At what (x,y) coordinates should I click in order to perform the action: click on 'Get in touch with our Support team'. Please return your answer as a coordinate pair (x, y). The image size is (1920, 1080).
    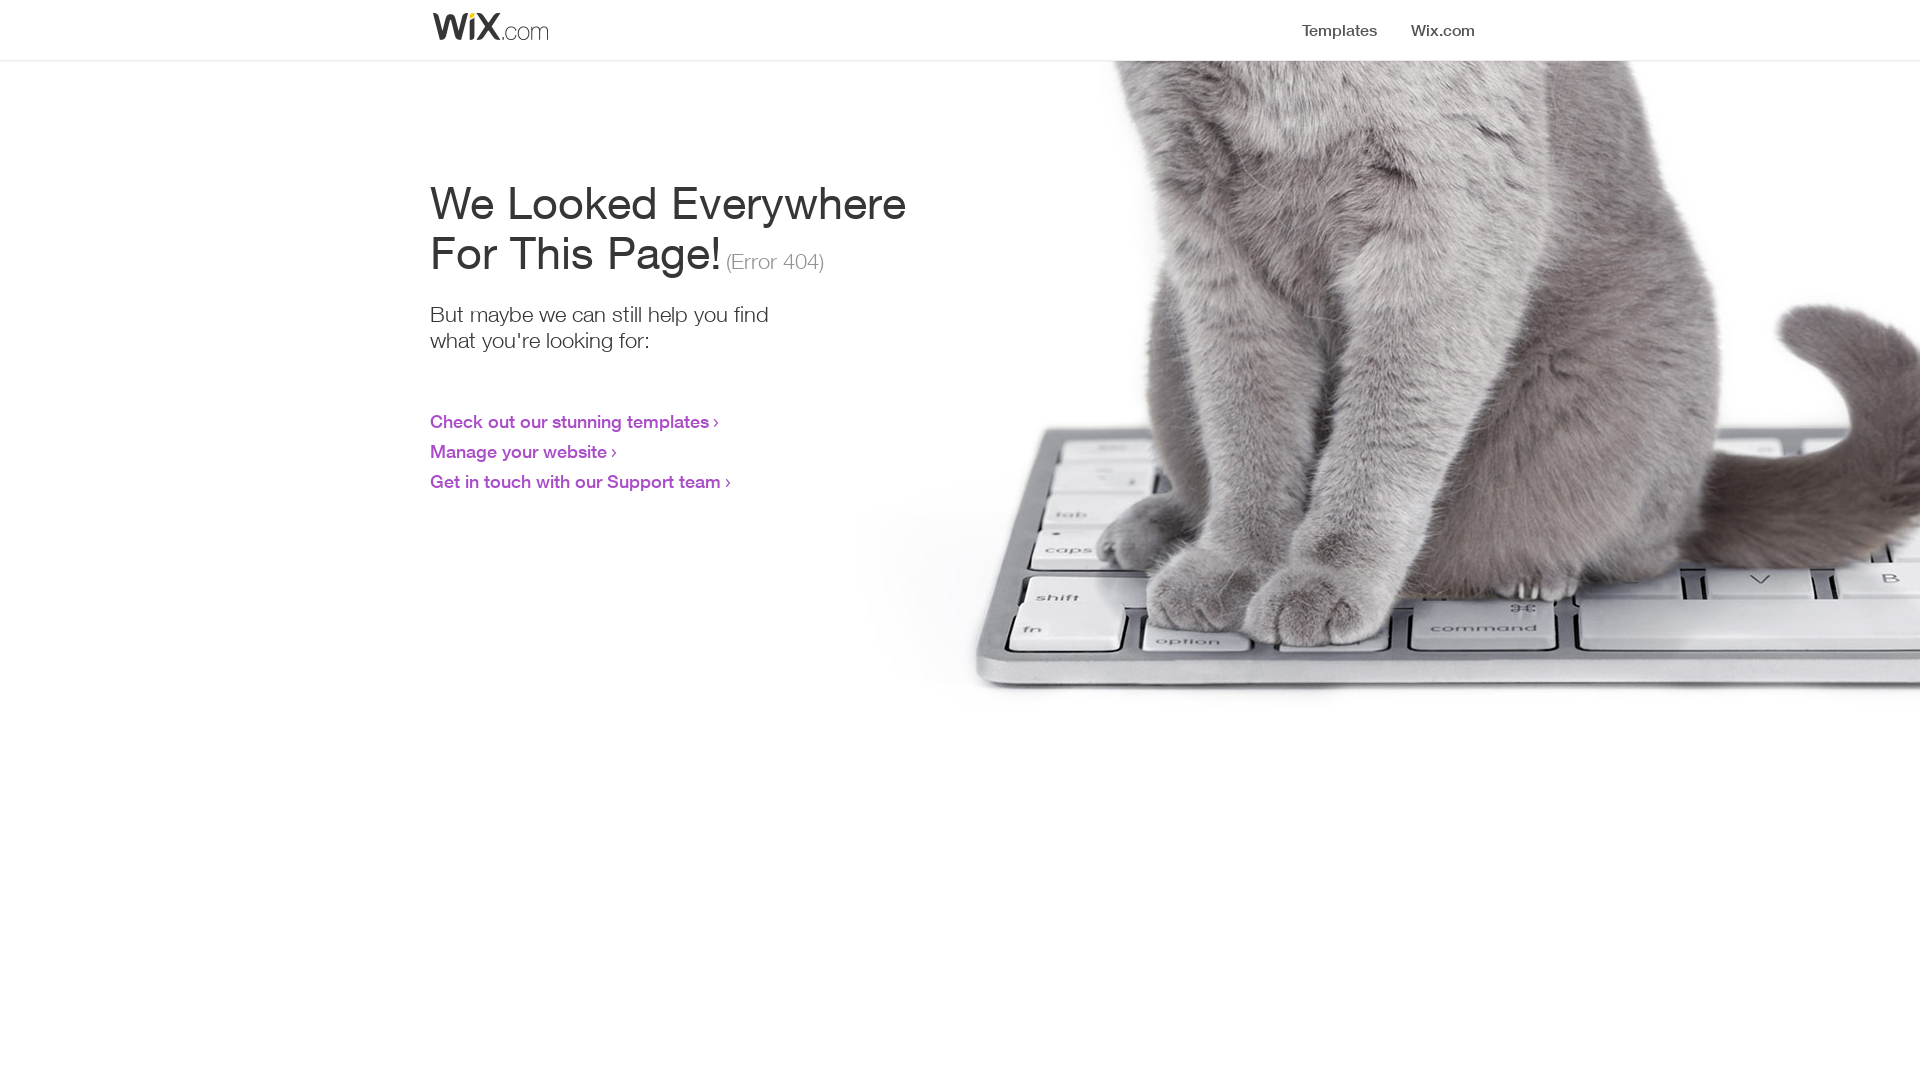
    Looking at the image, I should click on (574, 481).